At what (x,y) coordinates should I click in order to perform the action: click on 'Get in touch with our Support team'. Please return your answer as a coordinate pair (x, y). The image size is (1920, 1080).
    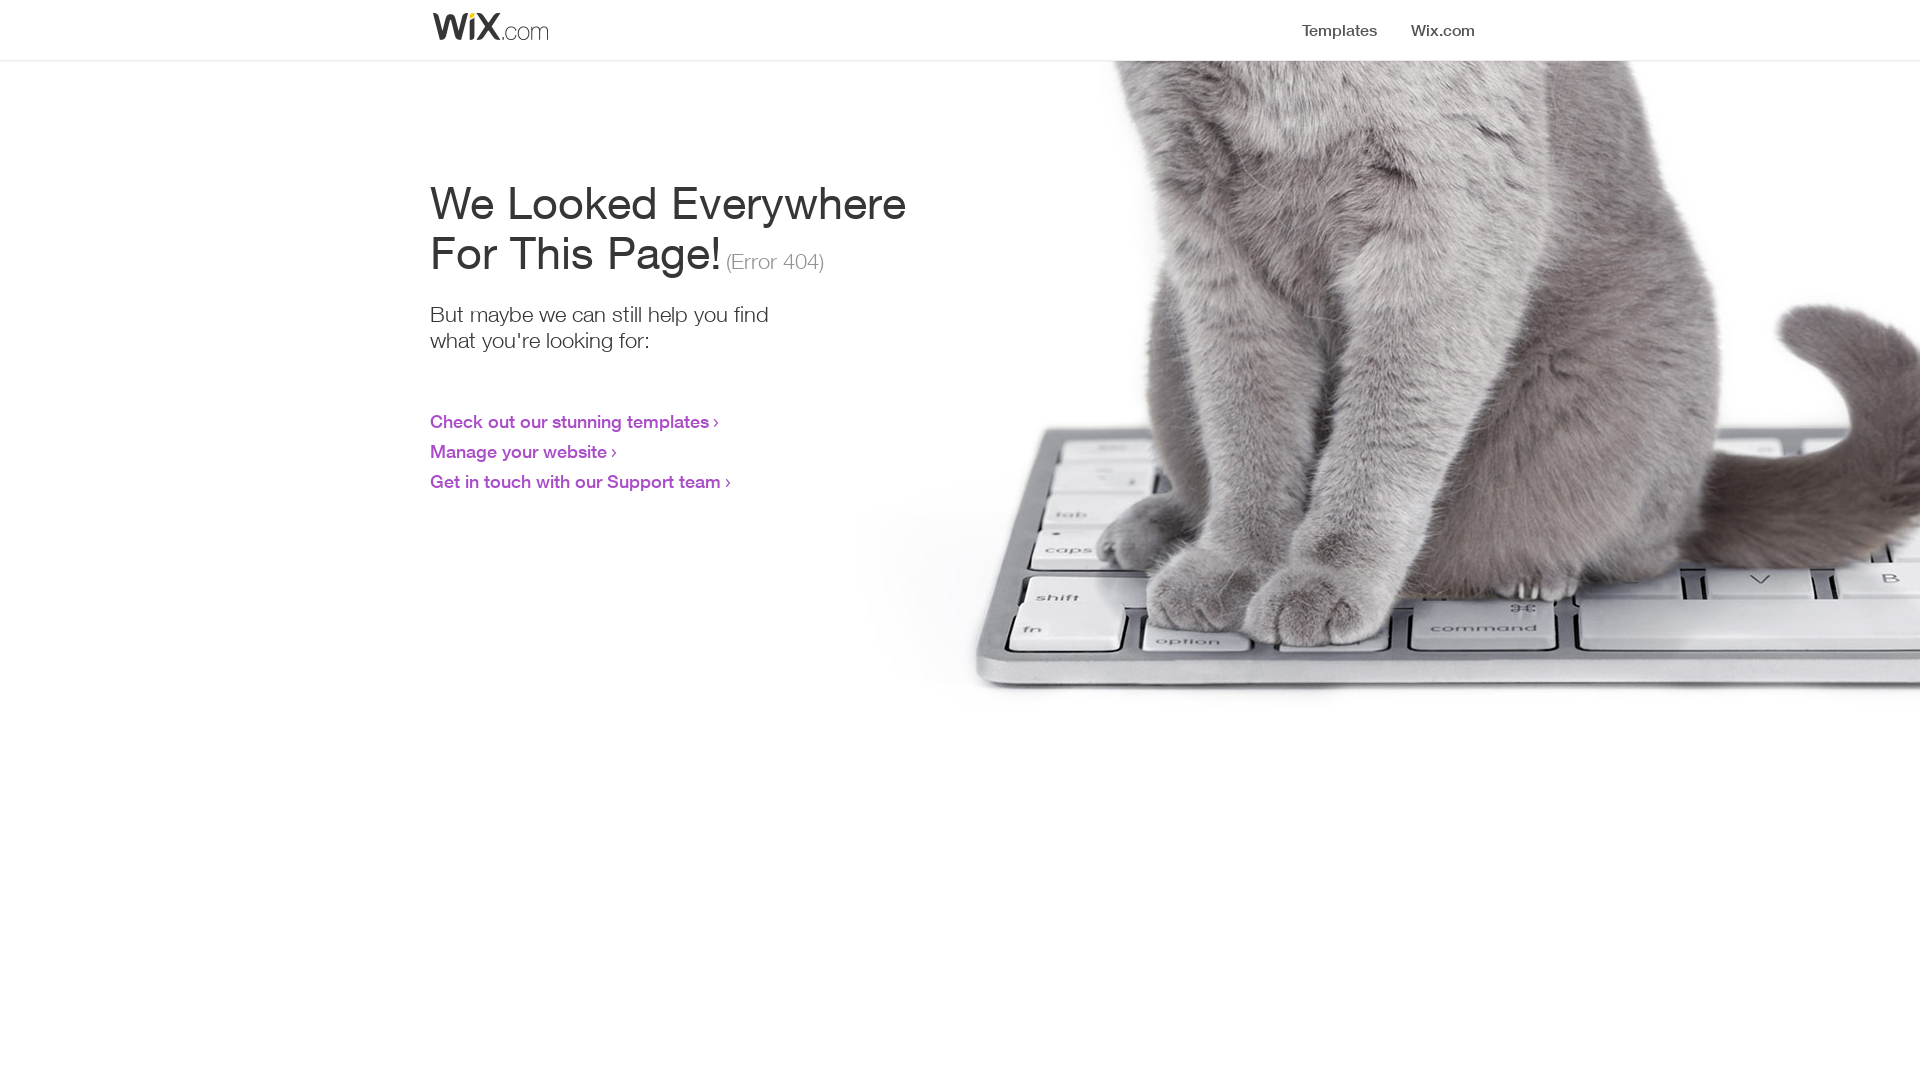
    Looking at the image, I should click on (574, 481).